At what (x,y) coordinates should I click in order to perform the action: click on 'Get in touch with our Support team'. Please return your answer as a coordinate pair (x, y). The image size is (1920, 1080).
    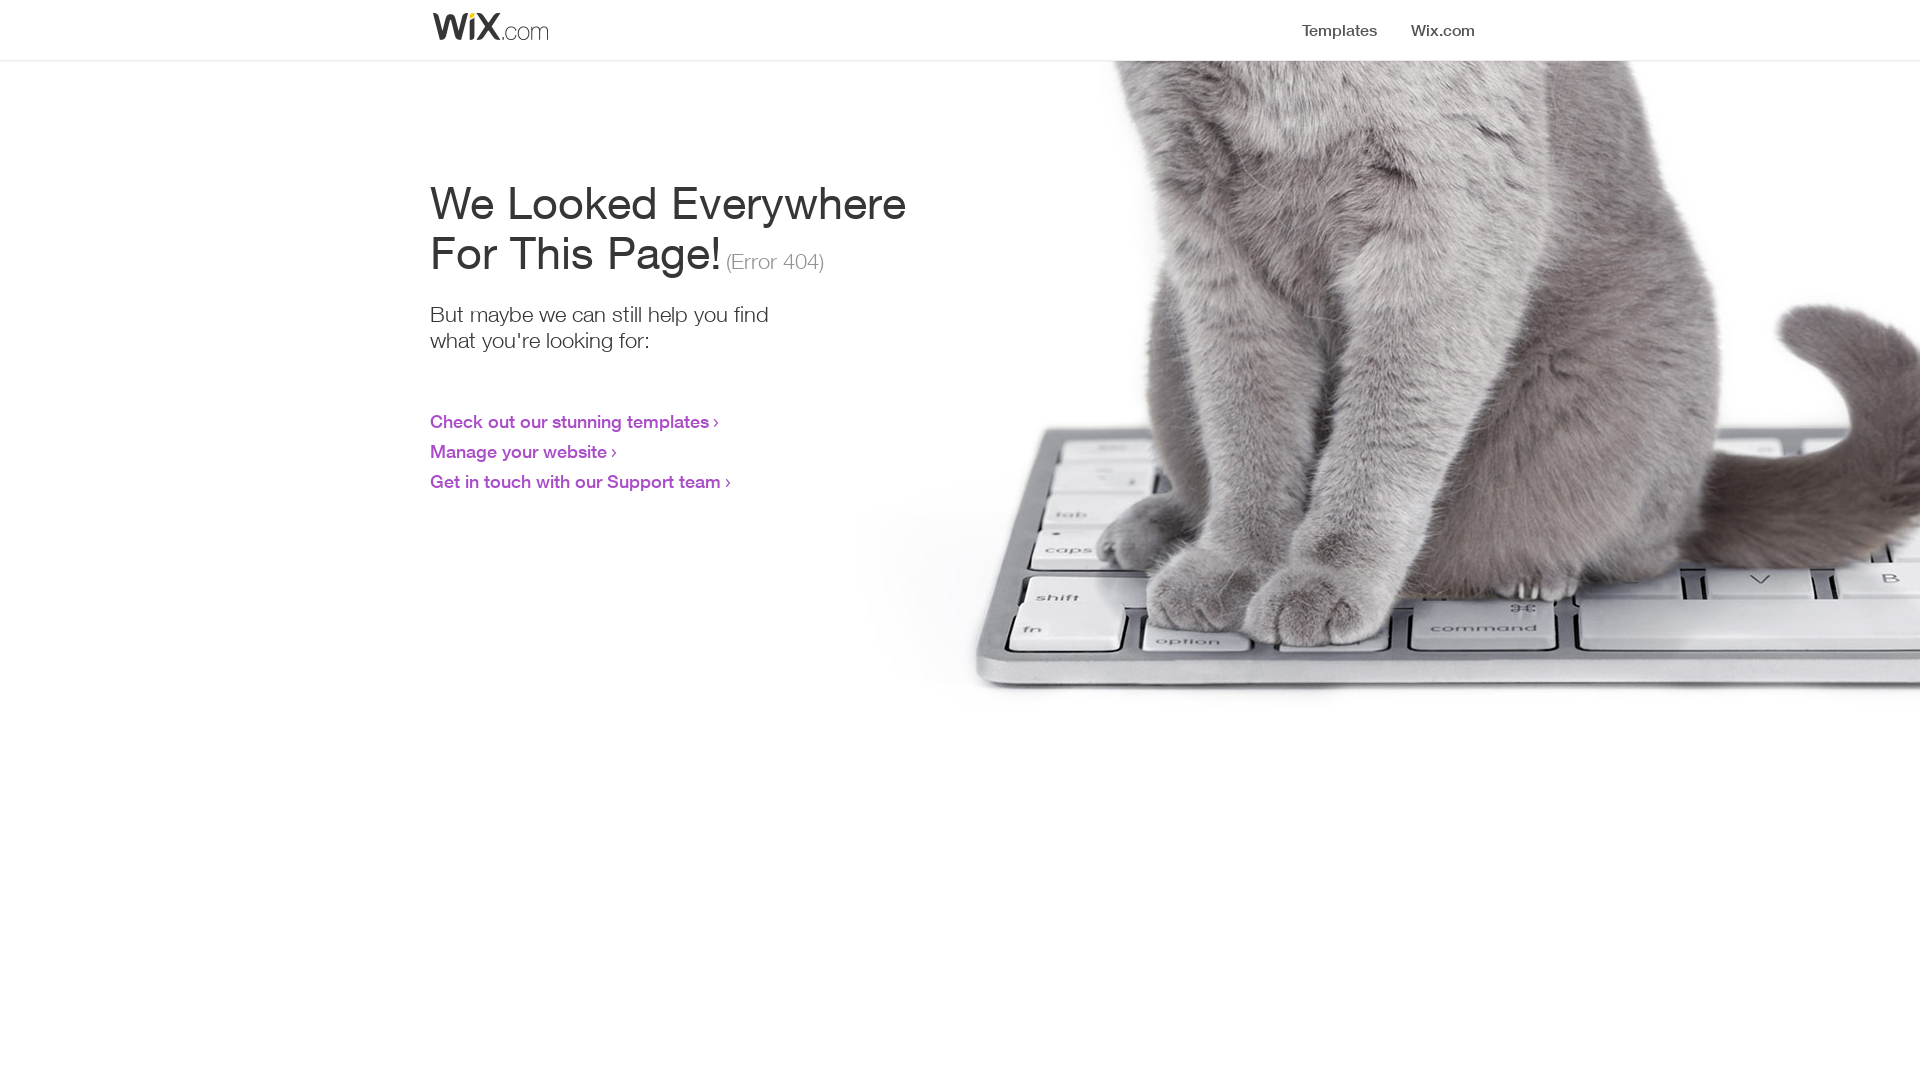
    Looking at the image, I should click on (574, 481).